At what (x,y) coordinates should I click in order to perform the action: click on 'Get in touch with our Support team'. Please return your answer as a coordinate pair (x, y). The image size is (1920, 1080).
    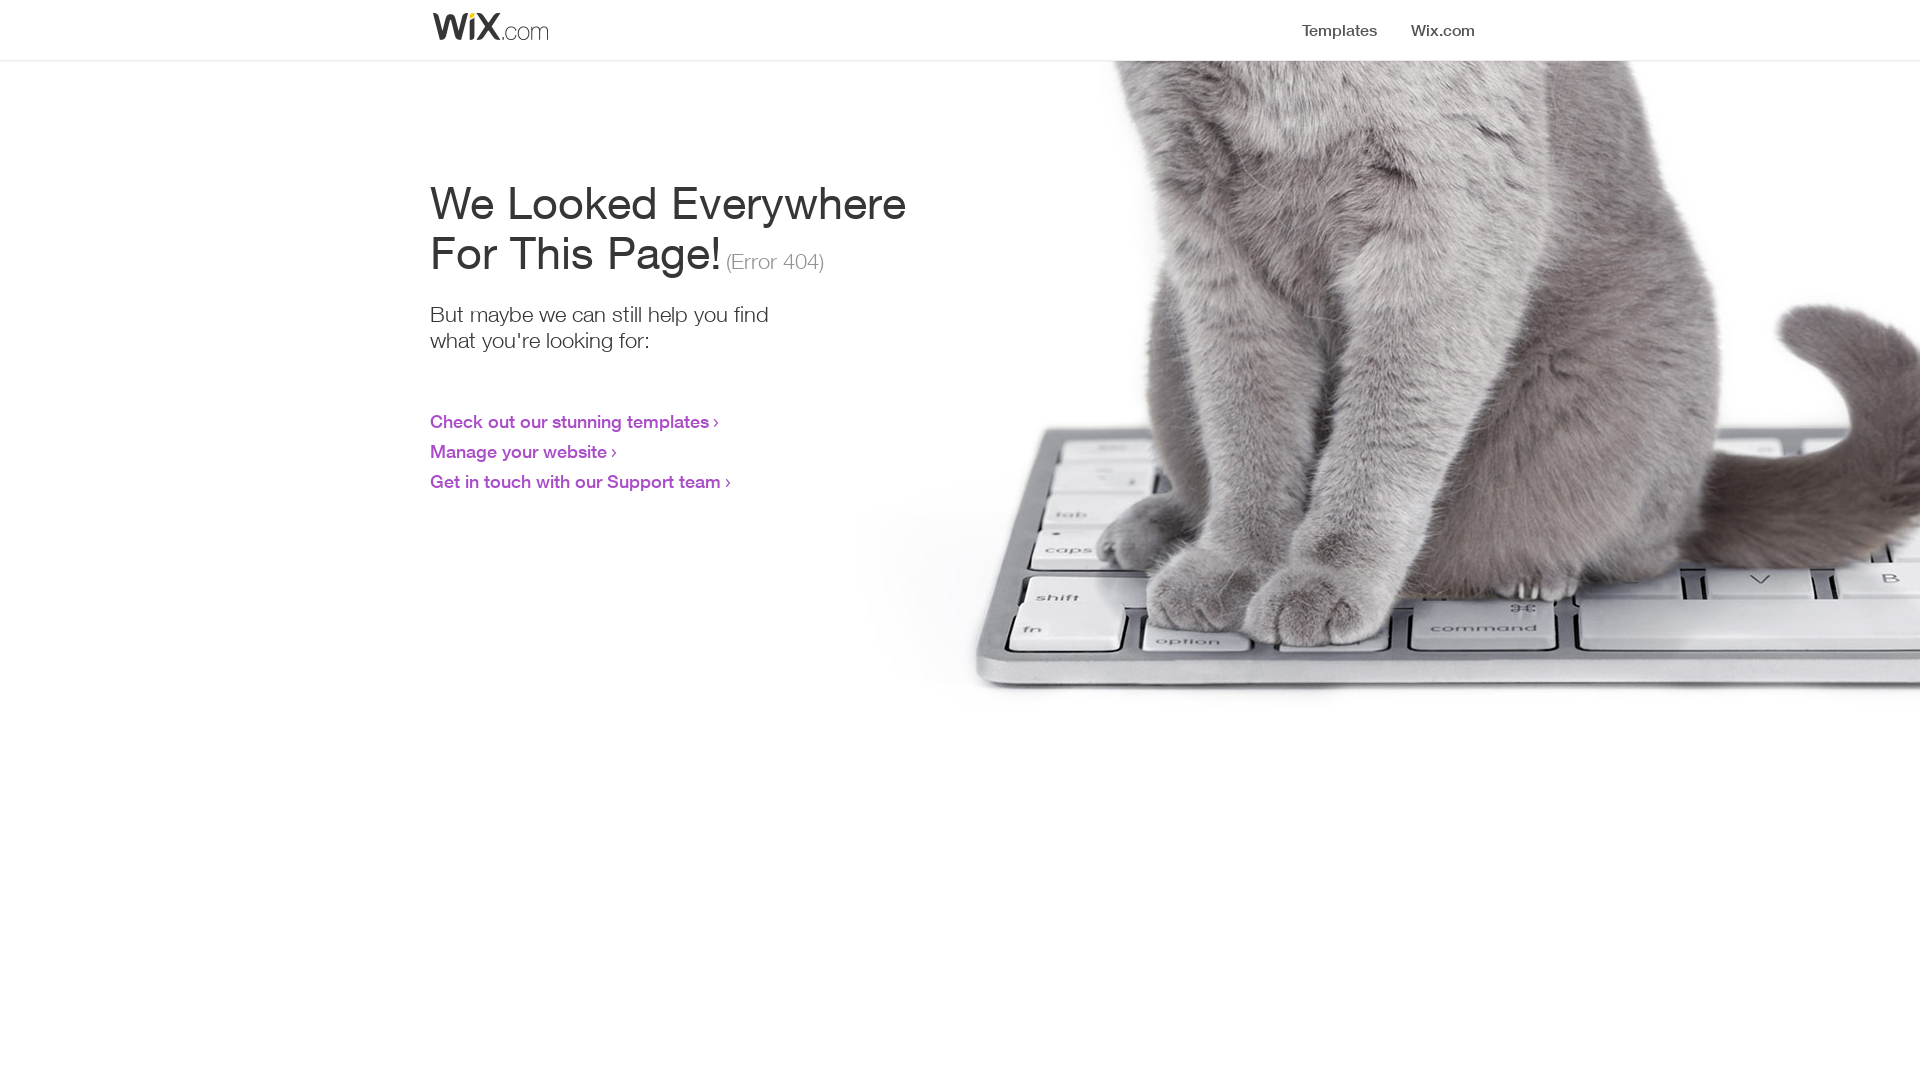
    Looking at the image, I should click on (574, 481).